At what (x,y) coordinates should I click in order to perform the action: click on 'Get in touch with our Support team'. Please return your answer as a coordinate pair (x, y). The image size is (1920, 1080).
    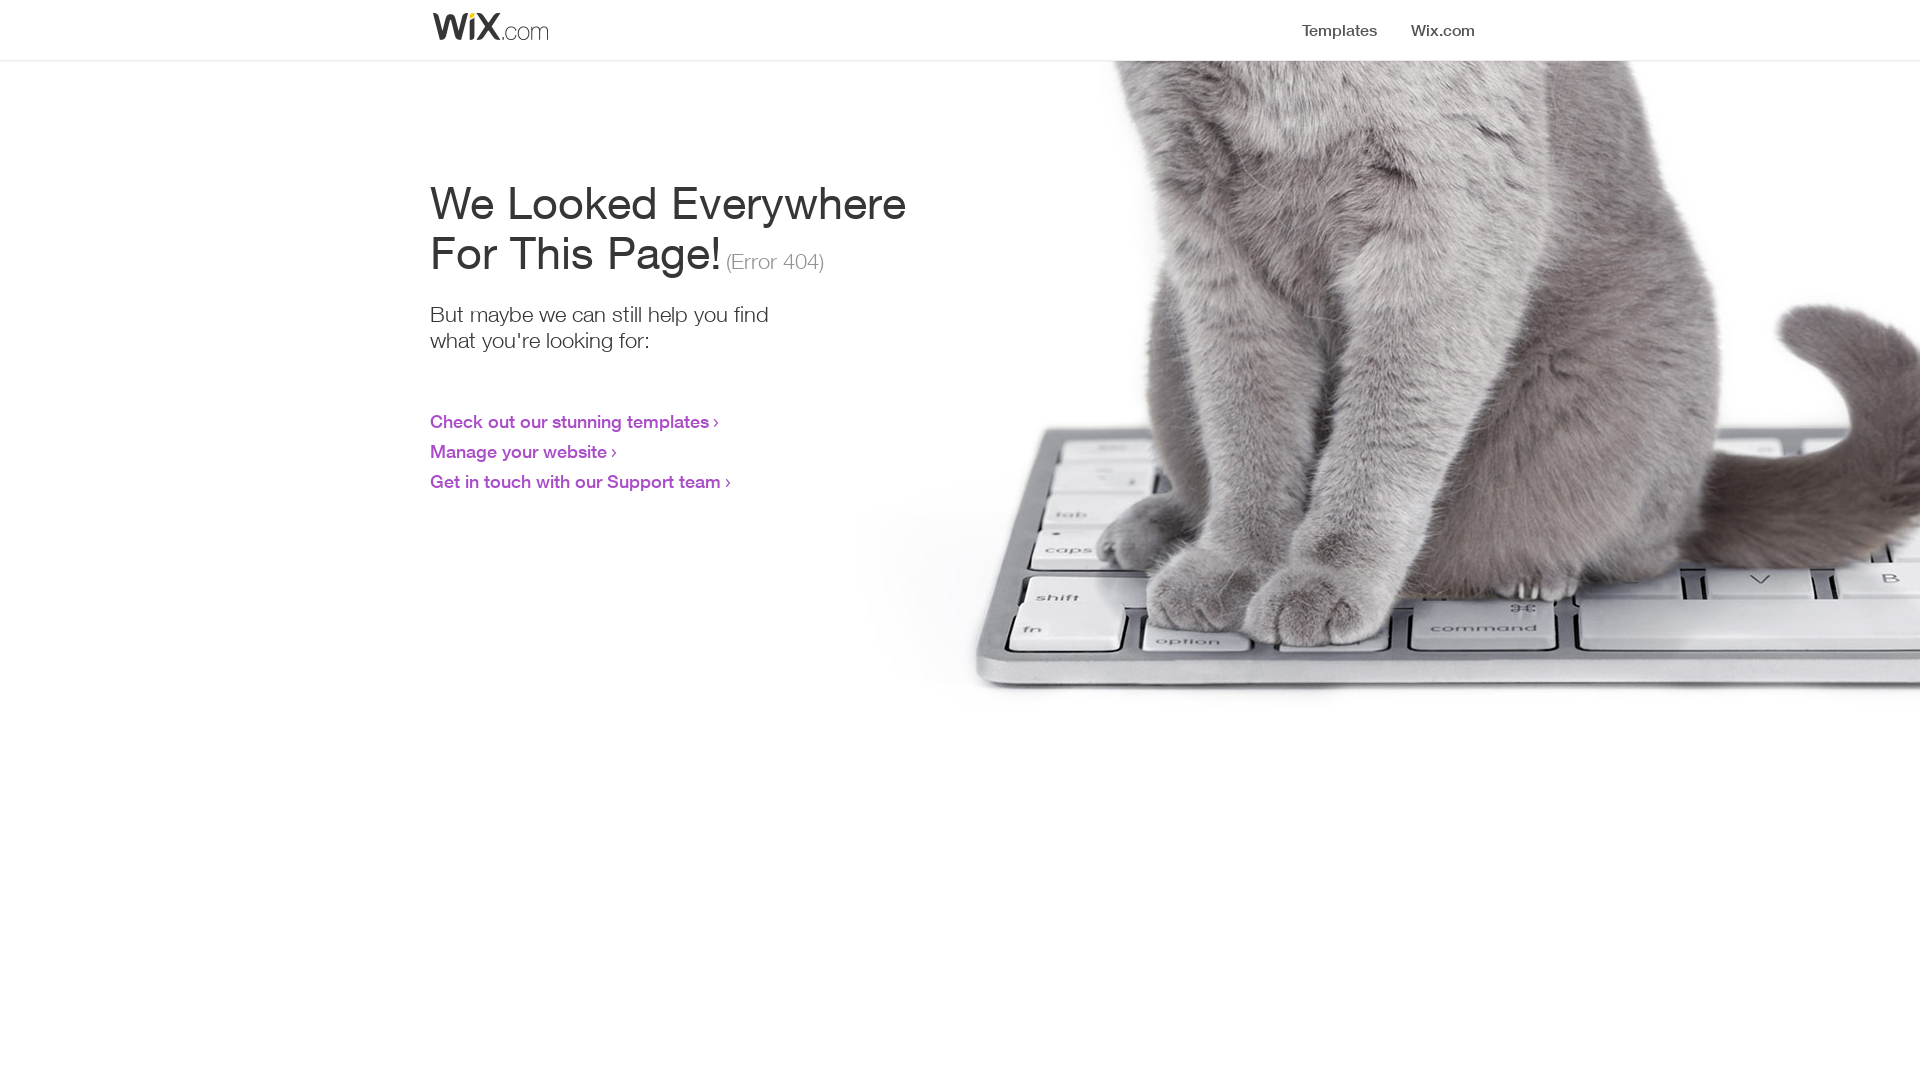
    Looking at the image, I should click on (574, 481).